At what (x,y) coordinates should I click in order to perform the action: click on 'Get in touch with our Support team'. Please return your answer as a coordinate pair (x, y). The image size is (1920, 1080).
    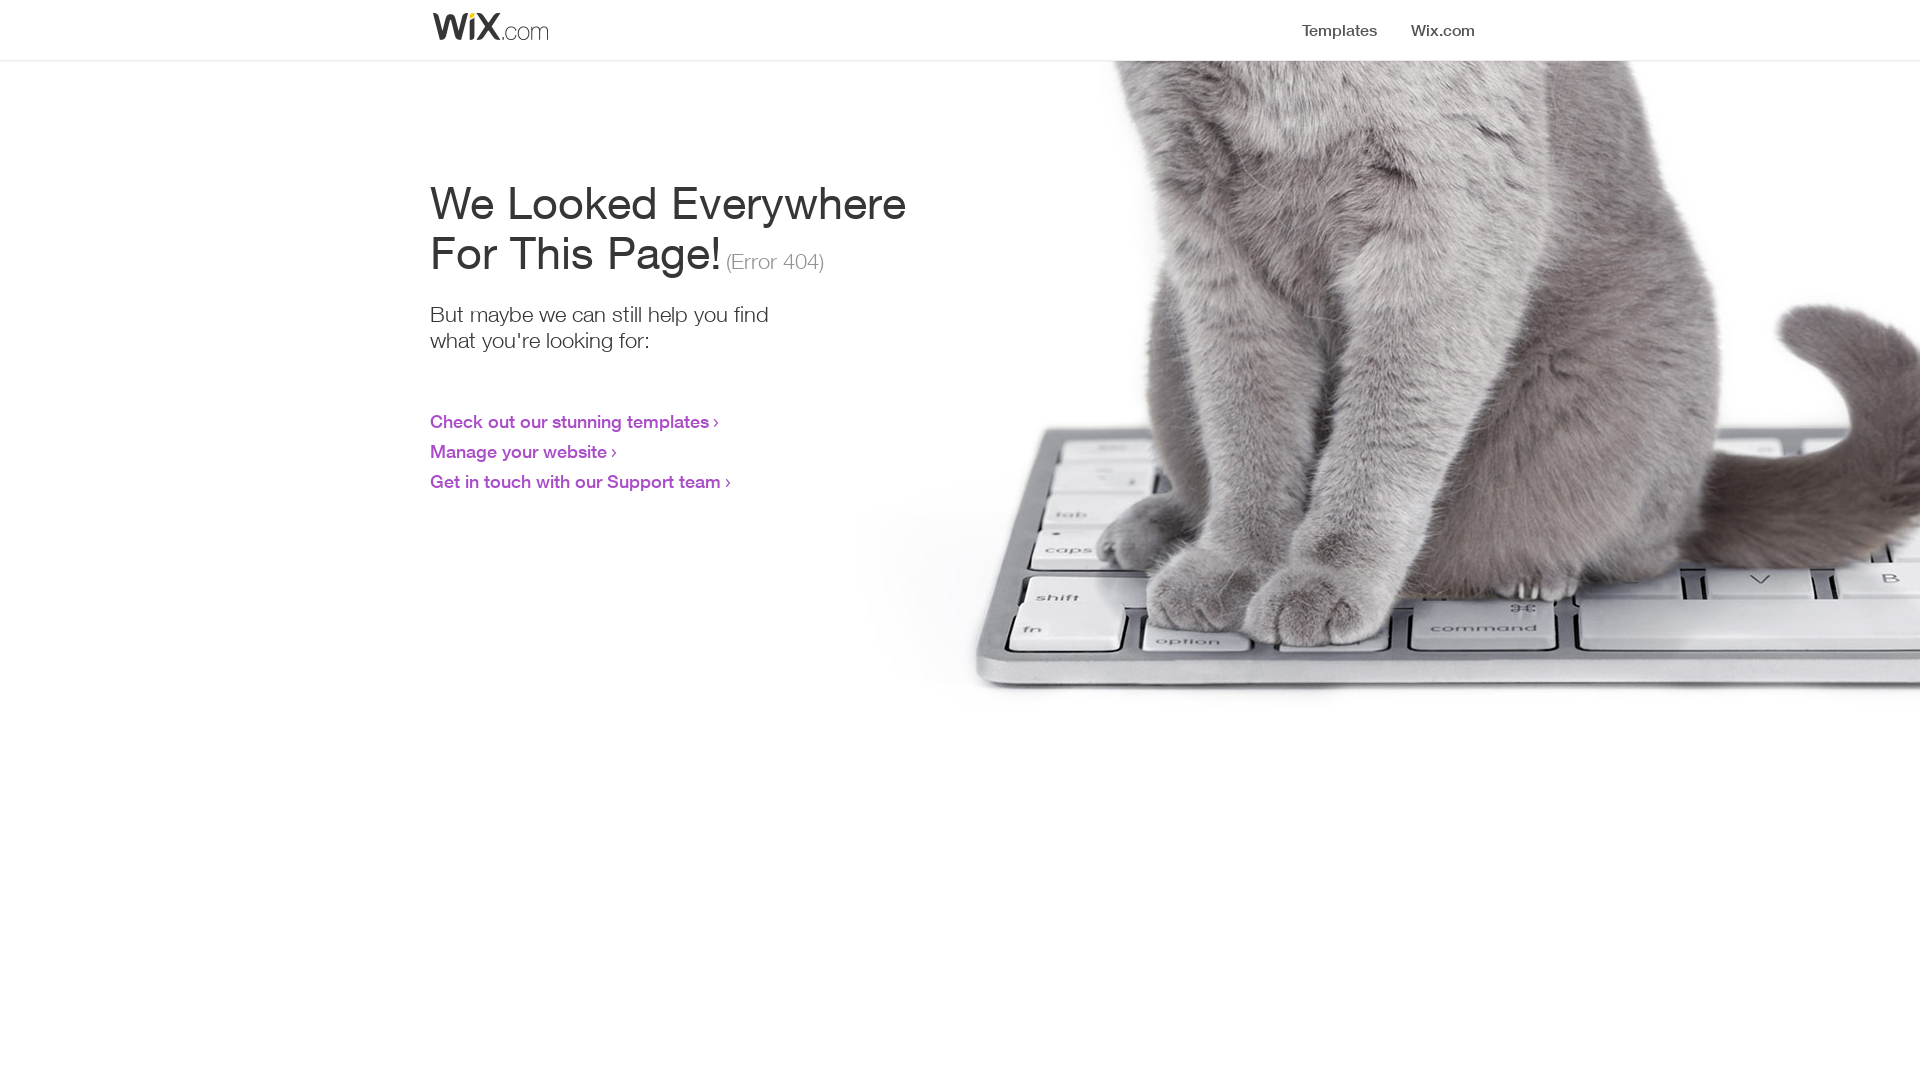
    Looking at the image, I should click on (574, 481).